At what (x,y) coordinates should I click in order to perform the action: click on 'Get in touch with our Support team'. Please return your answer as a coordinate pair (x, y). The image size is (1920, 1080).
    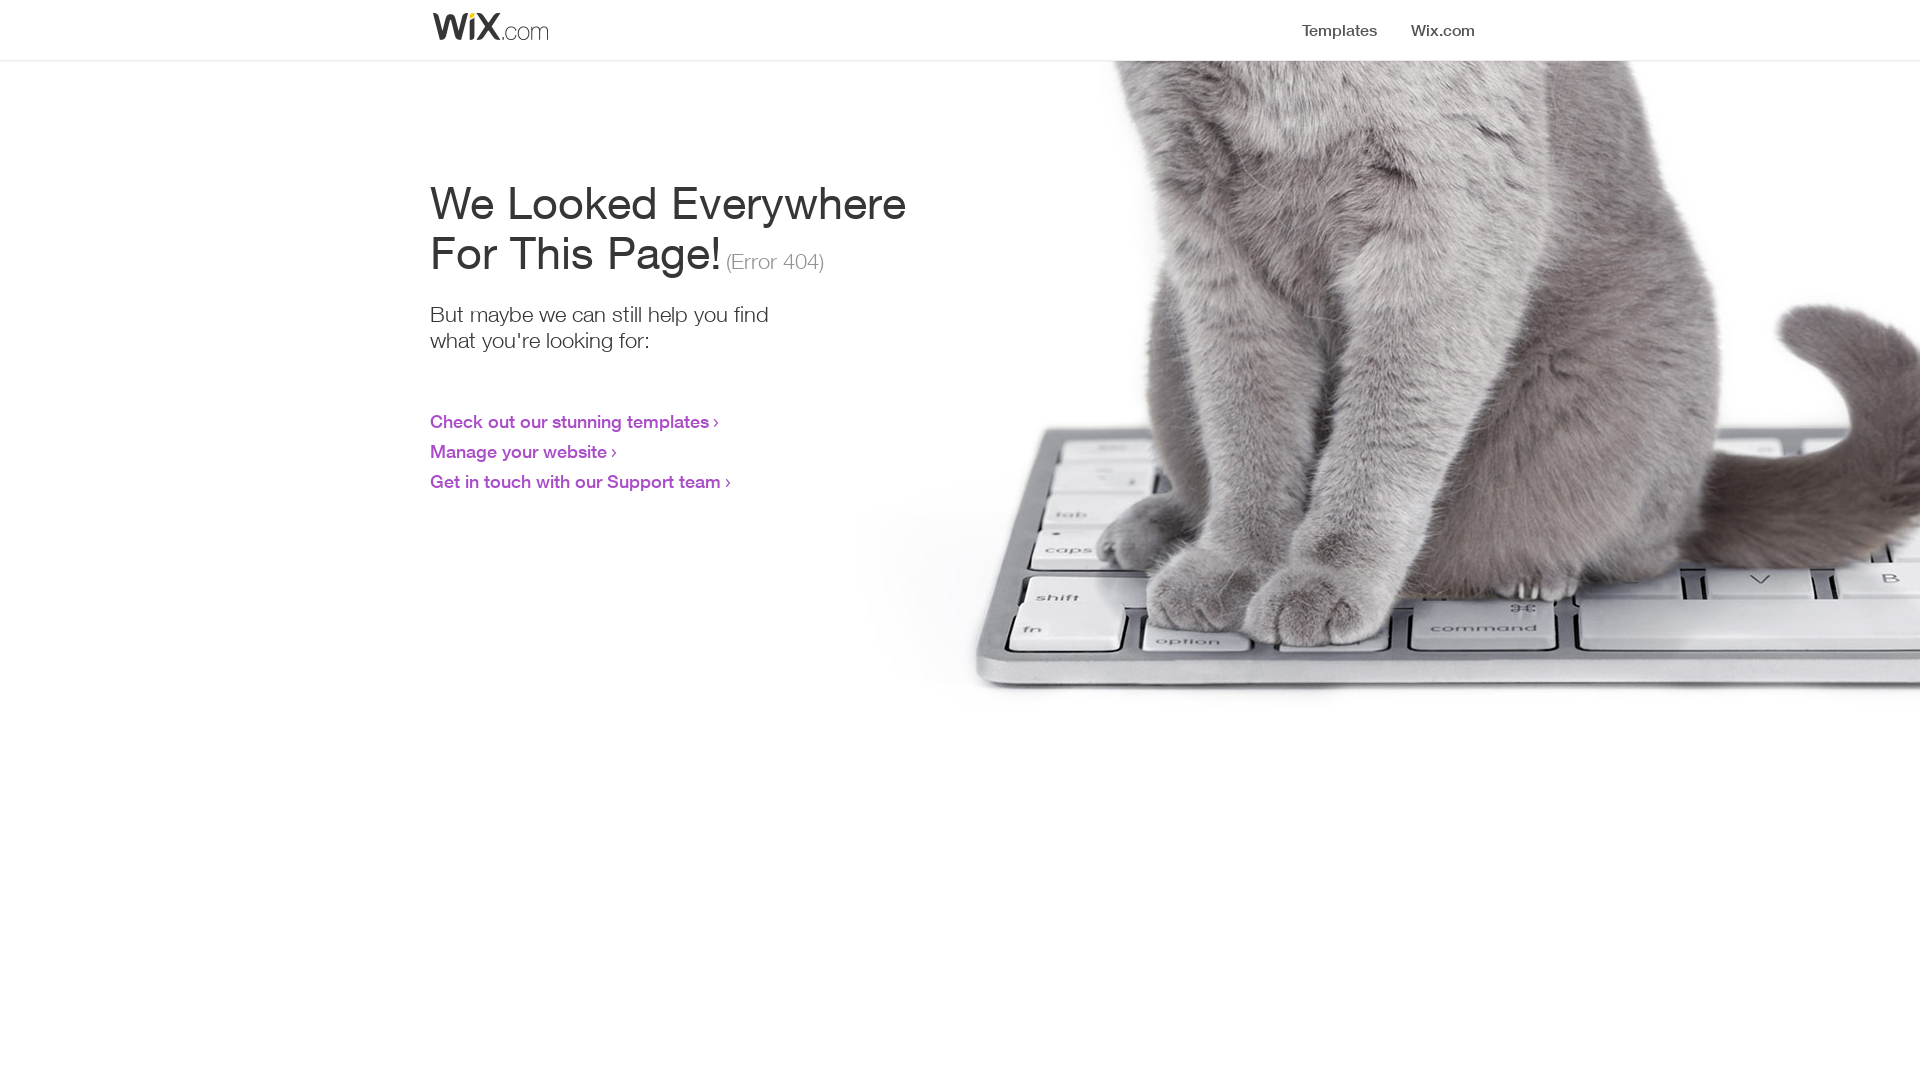
    Looking at the image, I should click on (574, 481).